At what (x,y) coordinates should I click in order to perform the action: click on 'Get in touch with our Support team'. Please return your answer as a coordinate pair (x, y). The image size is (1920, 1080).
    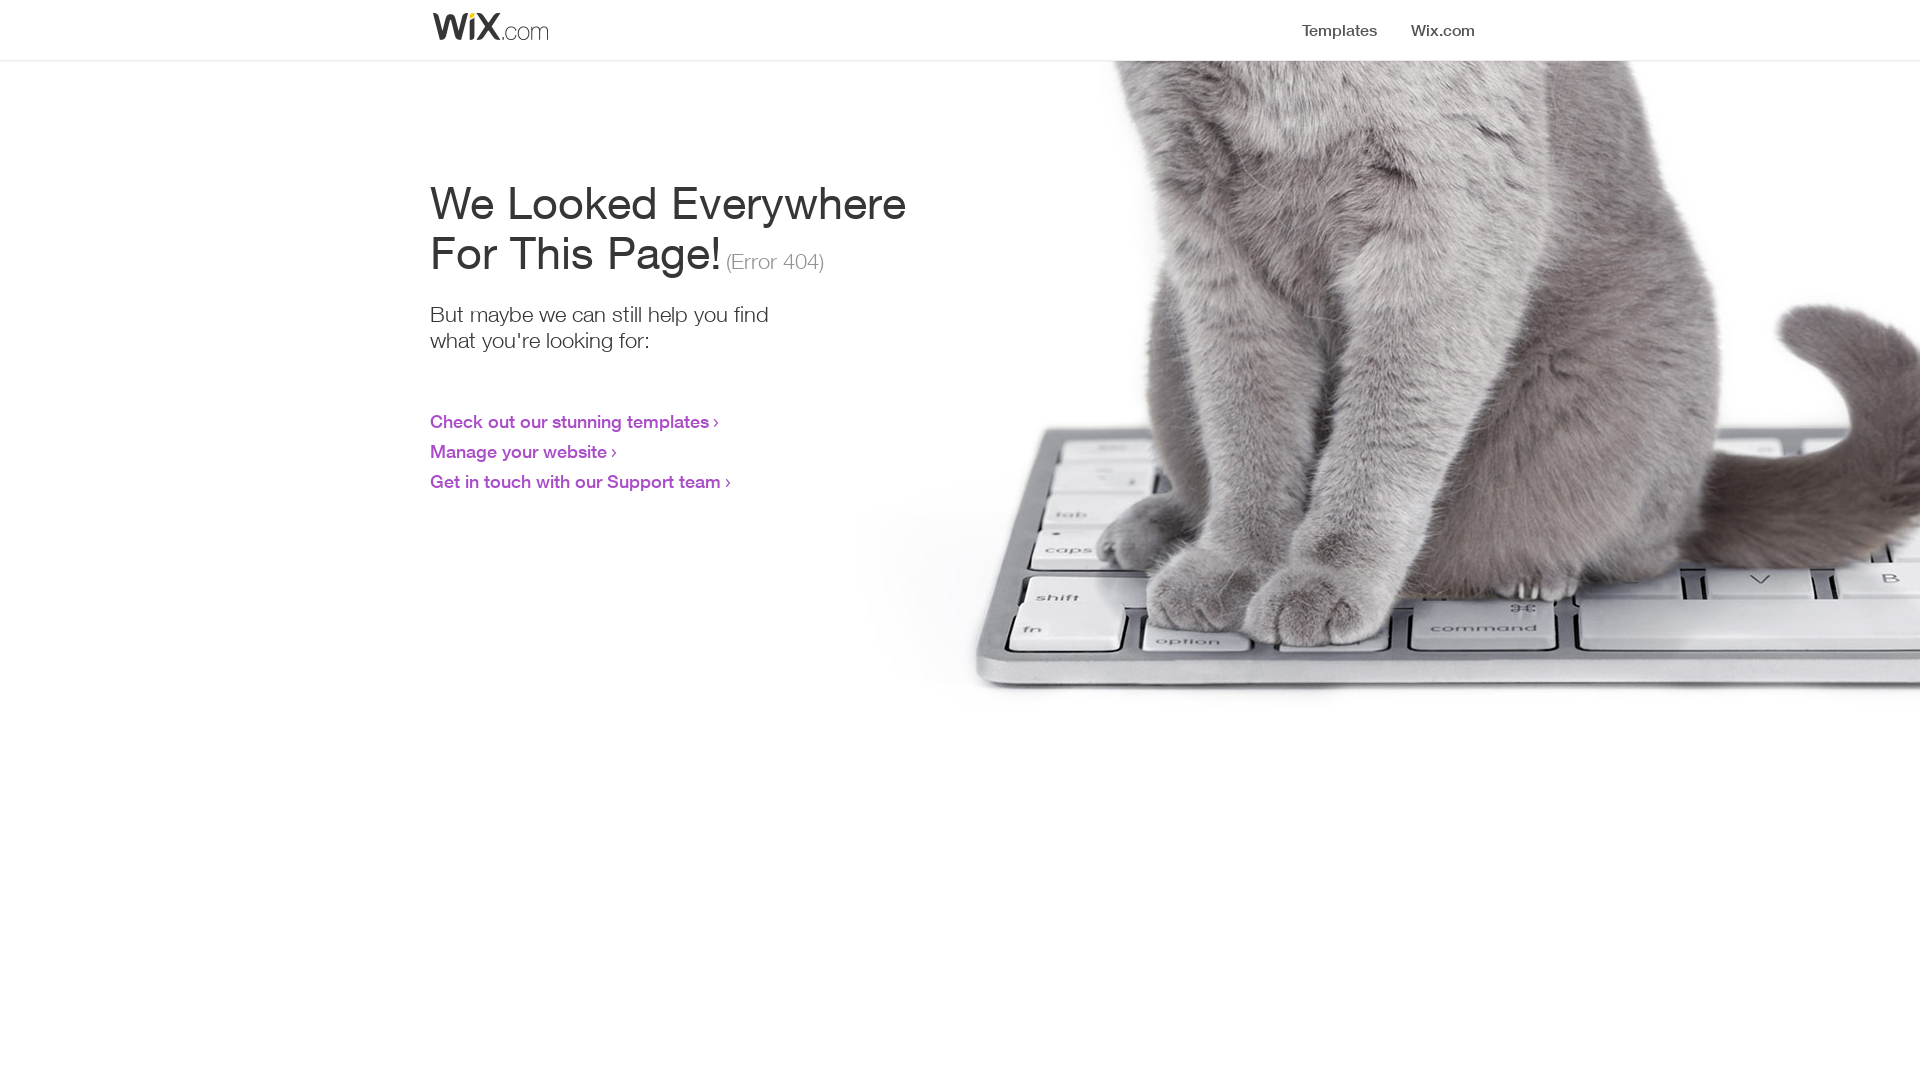
    Looking at the image, I should click on (574, 481).